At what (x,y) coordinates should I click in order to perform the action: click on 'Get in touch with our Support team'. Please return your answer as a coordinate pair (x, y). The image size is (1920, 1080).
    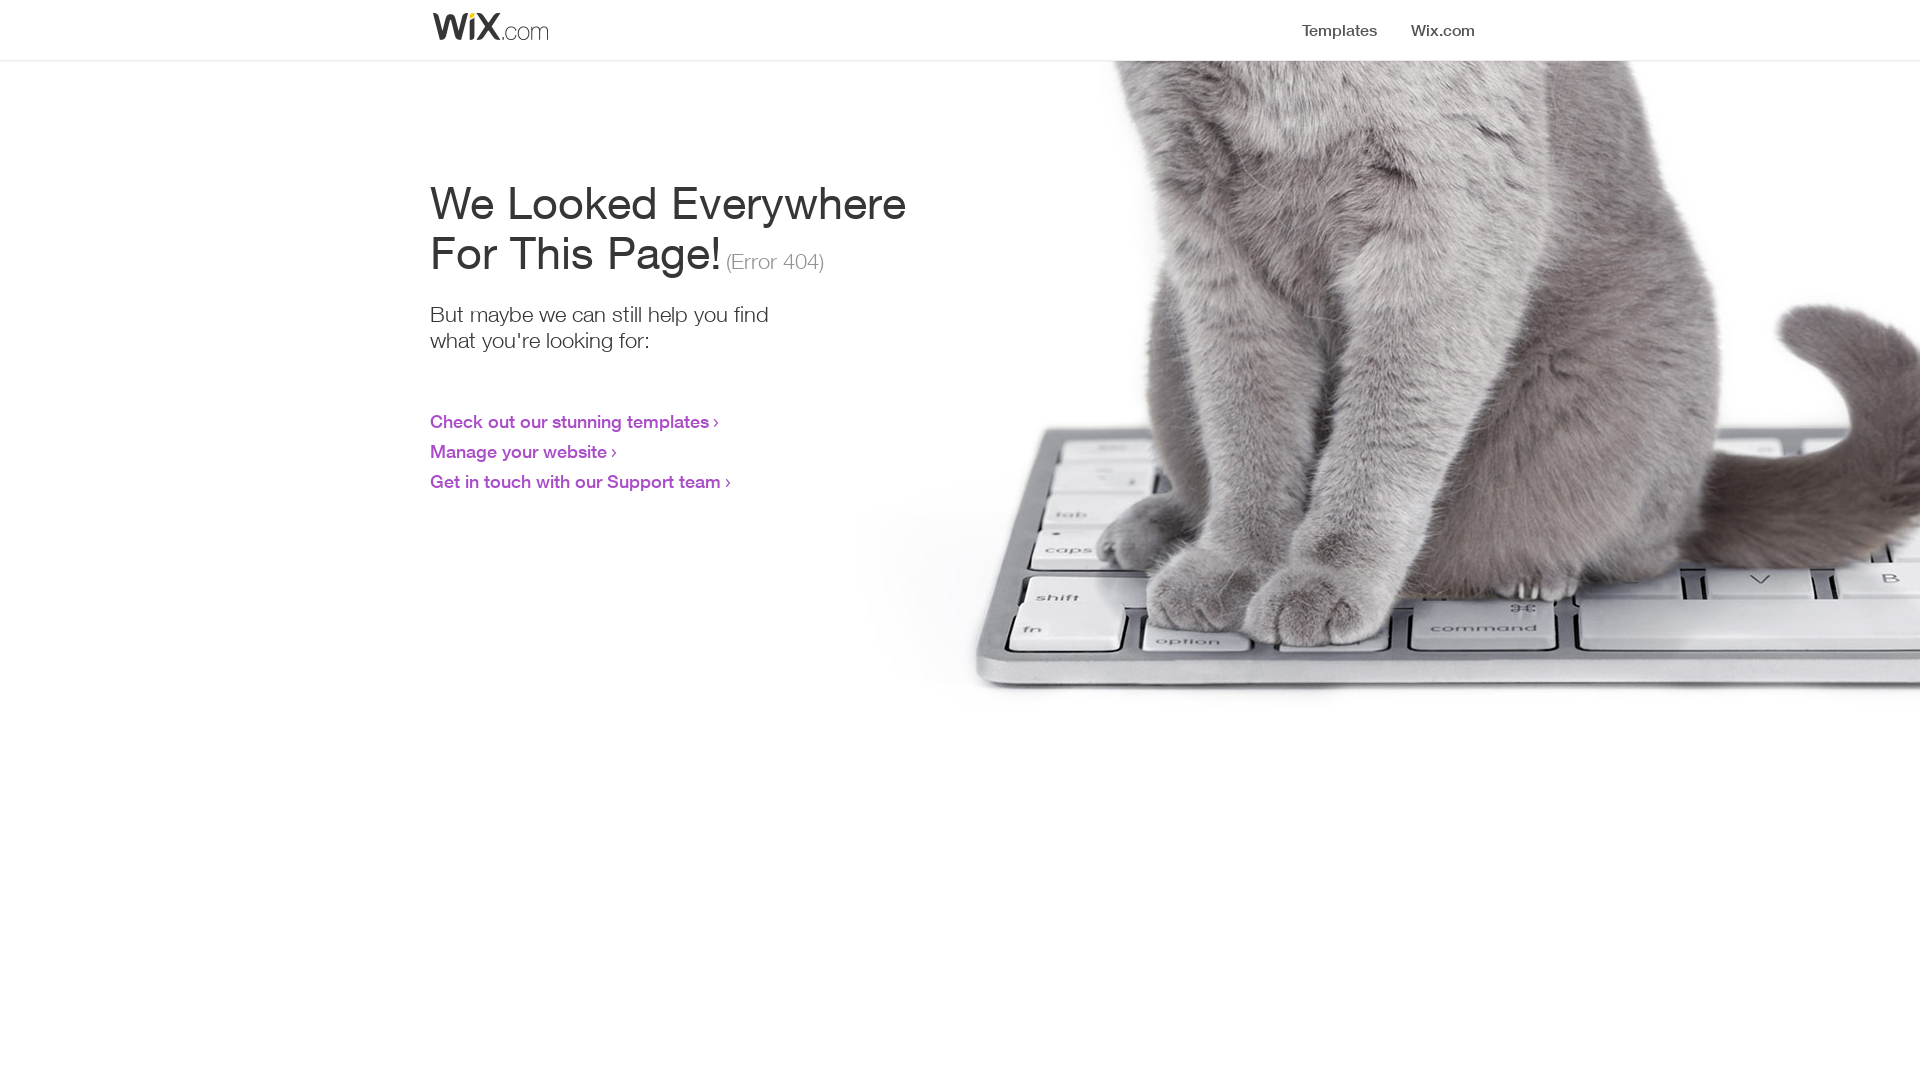
    Looking at the image, I should click on (574, 481).